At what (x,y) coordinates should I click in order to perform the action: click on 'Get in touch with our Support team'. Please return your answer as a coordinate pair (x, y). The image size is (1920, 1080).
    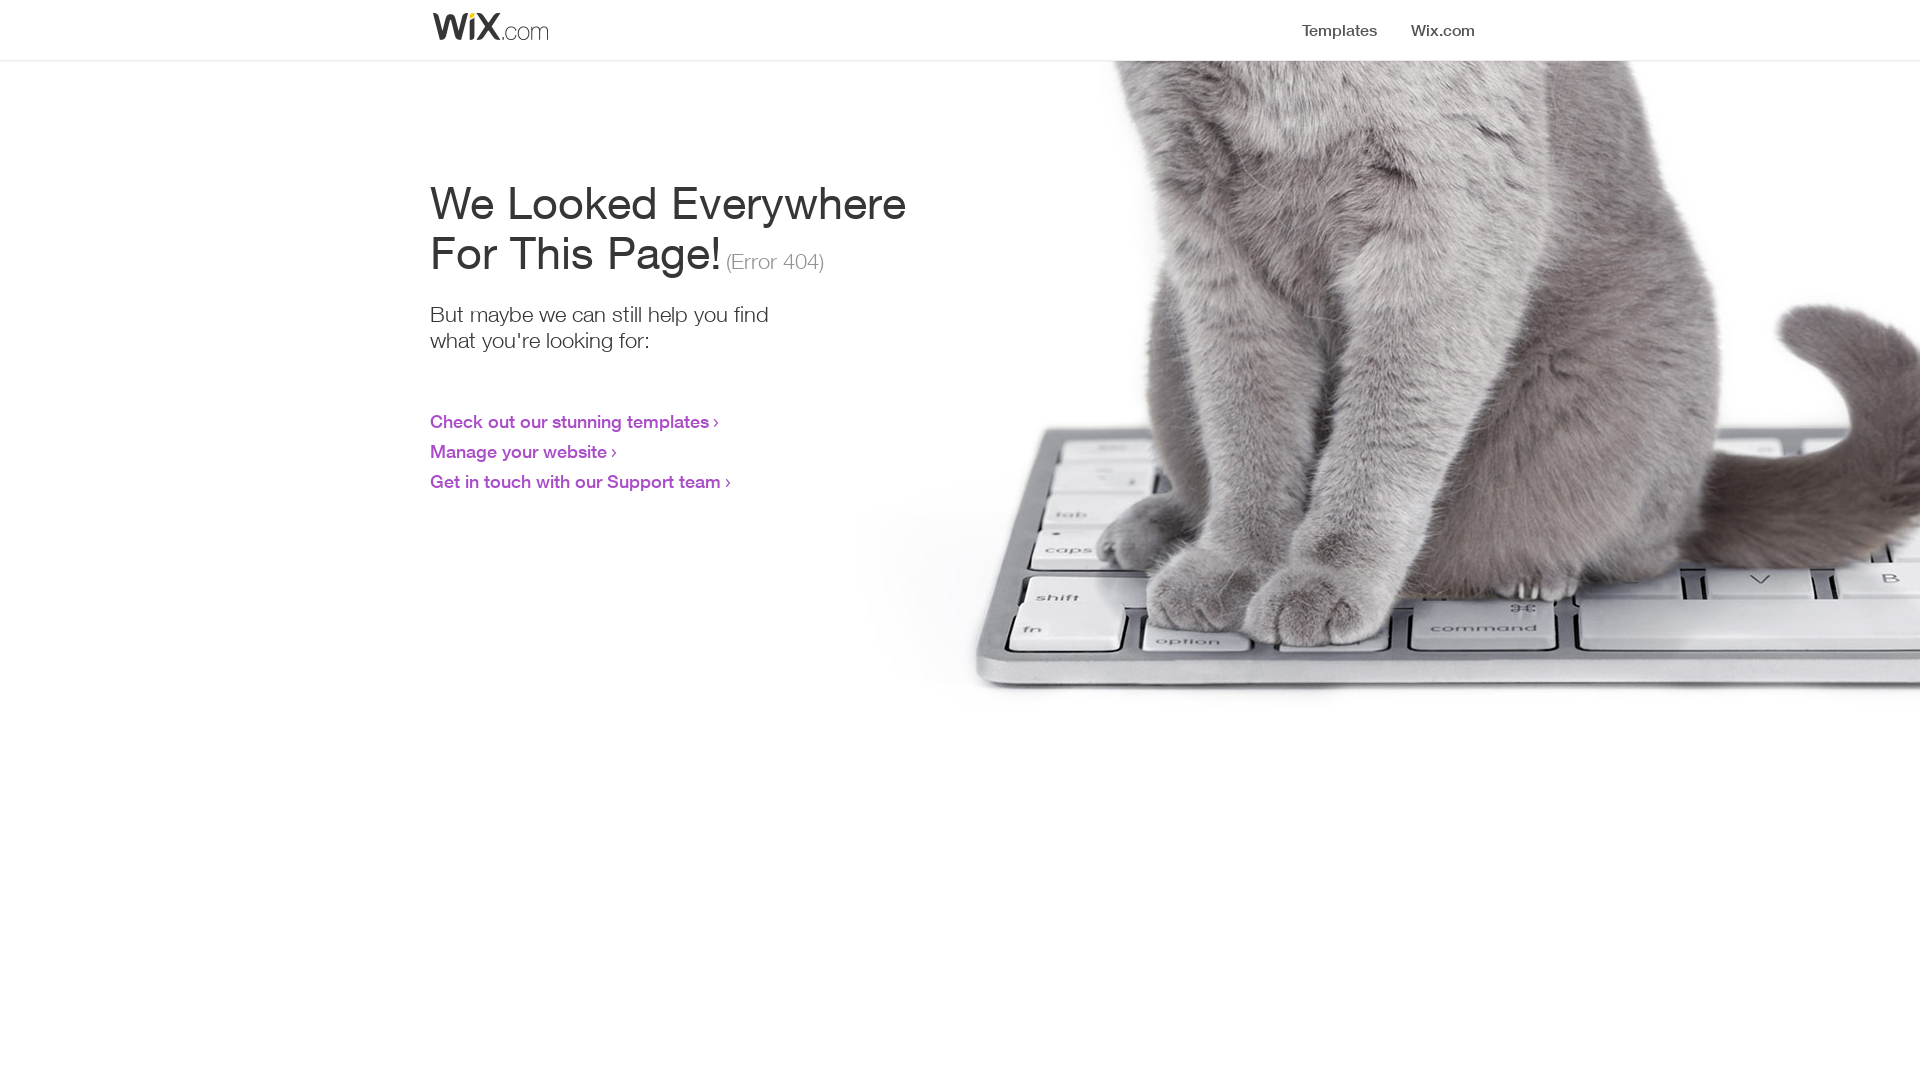
    Looking at the image, I should click on (574, 481).